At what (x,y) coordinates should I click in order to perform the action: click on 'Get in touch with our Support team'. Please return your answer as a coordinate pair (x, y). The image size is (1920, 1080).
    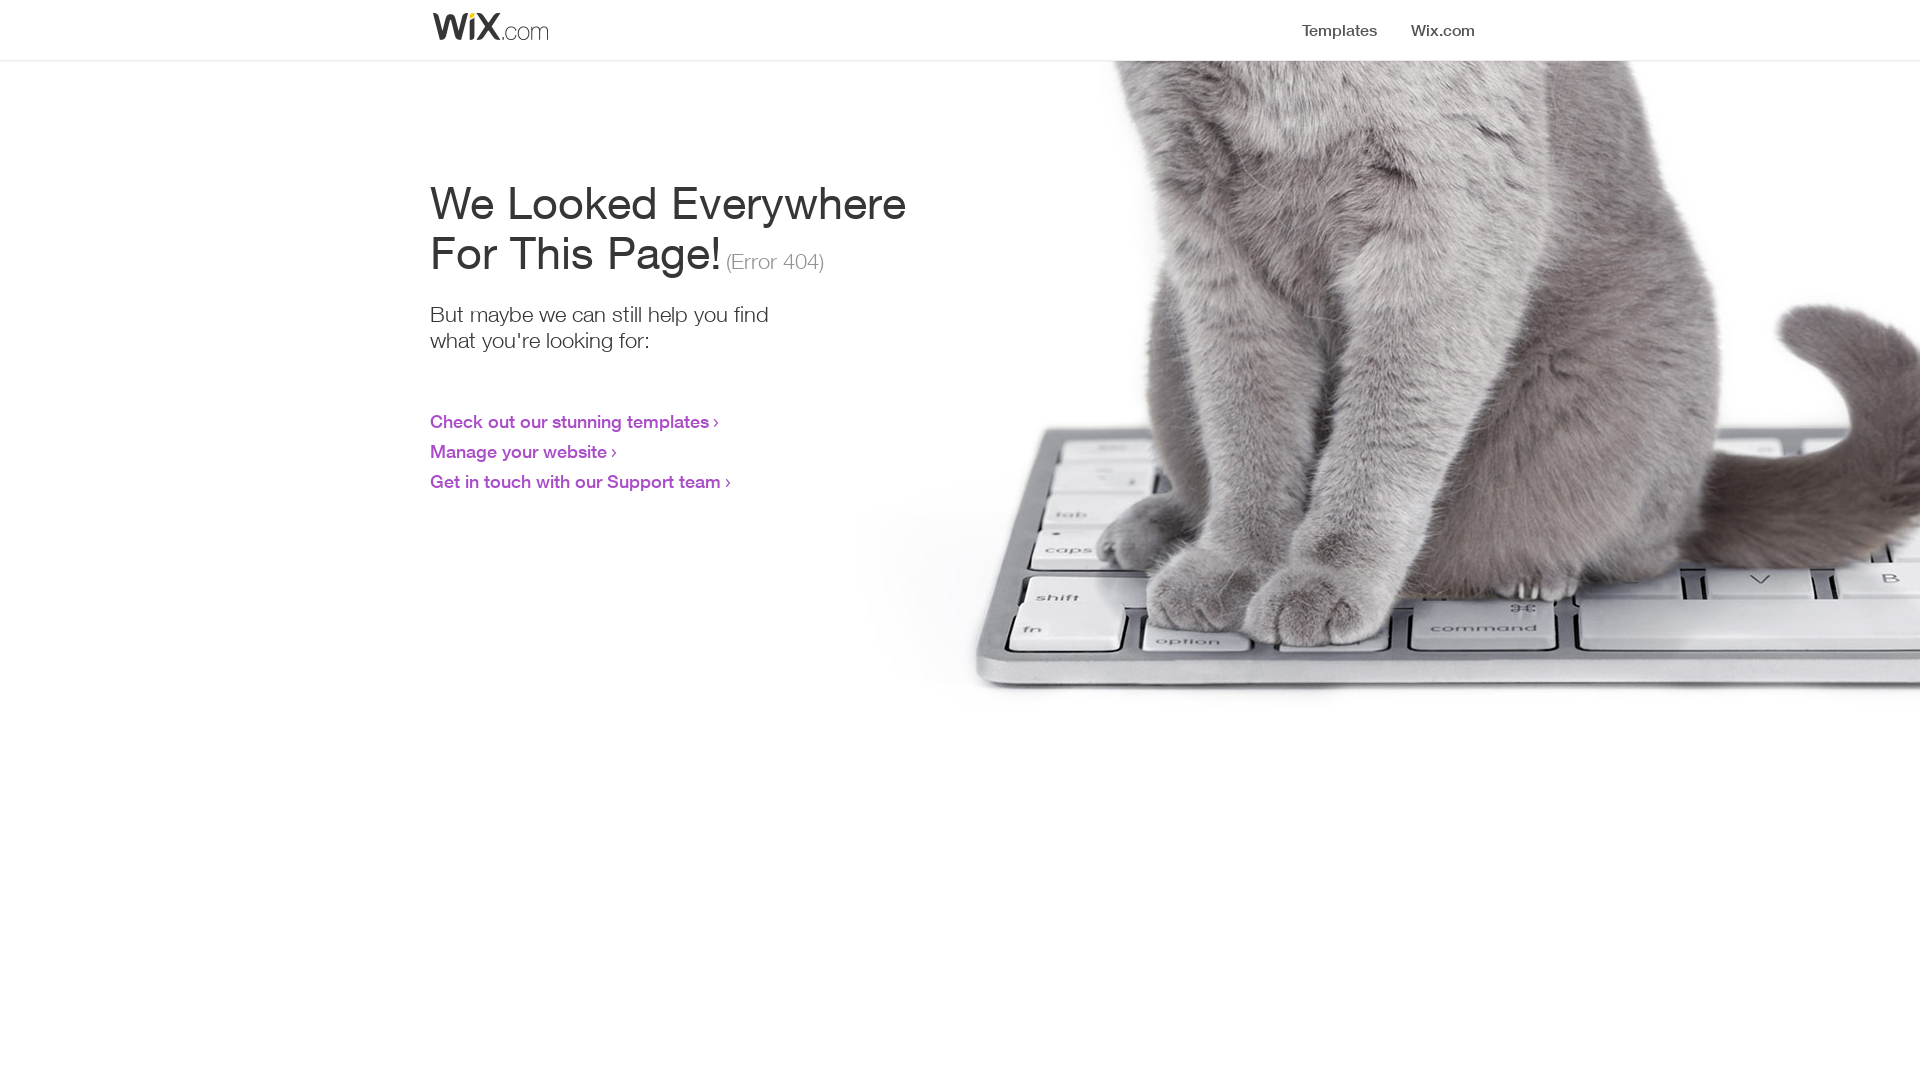
    Looking at the image, I should click on (574, 481).